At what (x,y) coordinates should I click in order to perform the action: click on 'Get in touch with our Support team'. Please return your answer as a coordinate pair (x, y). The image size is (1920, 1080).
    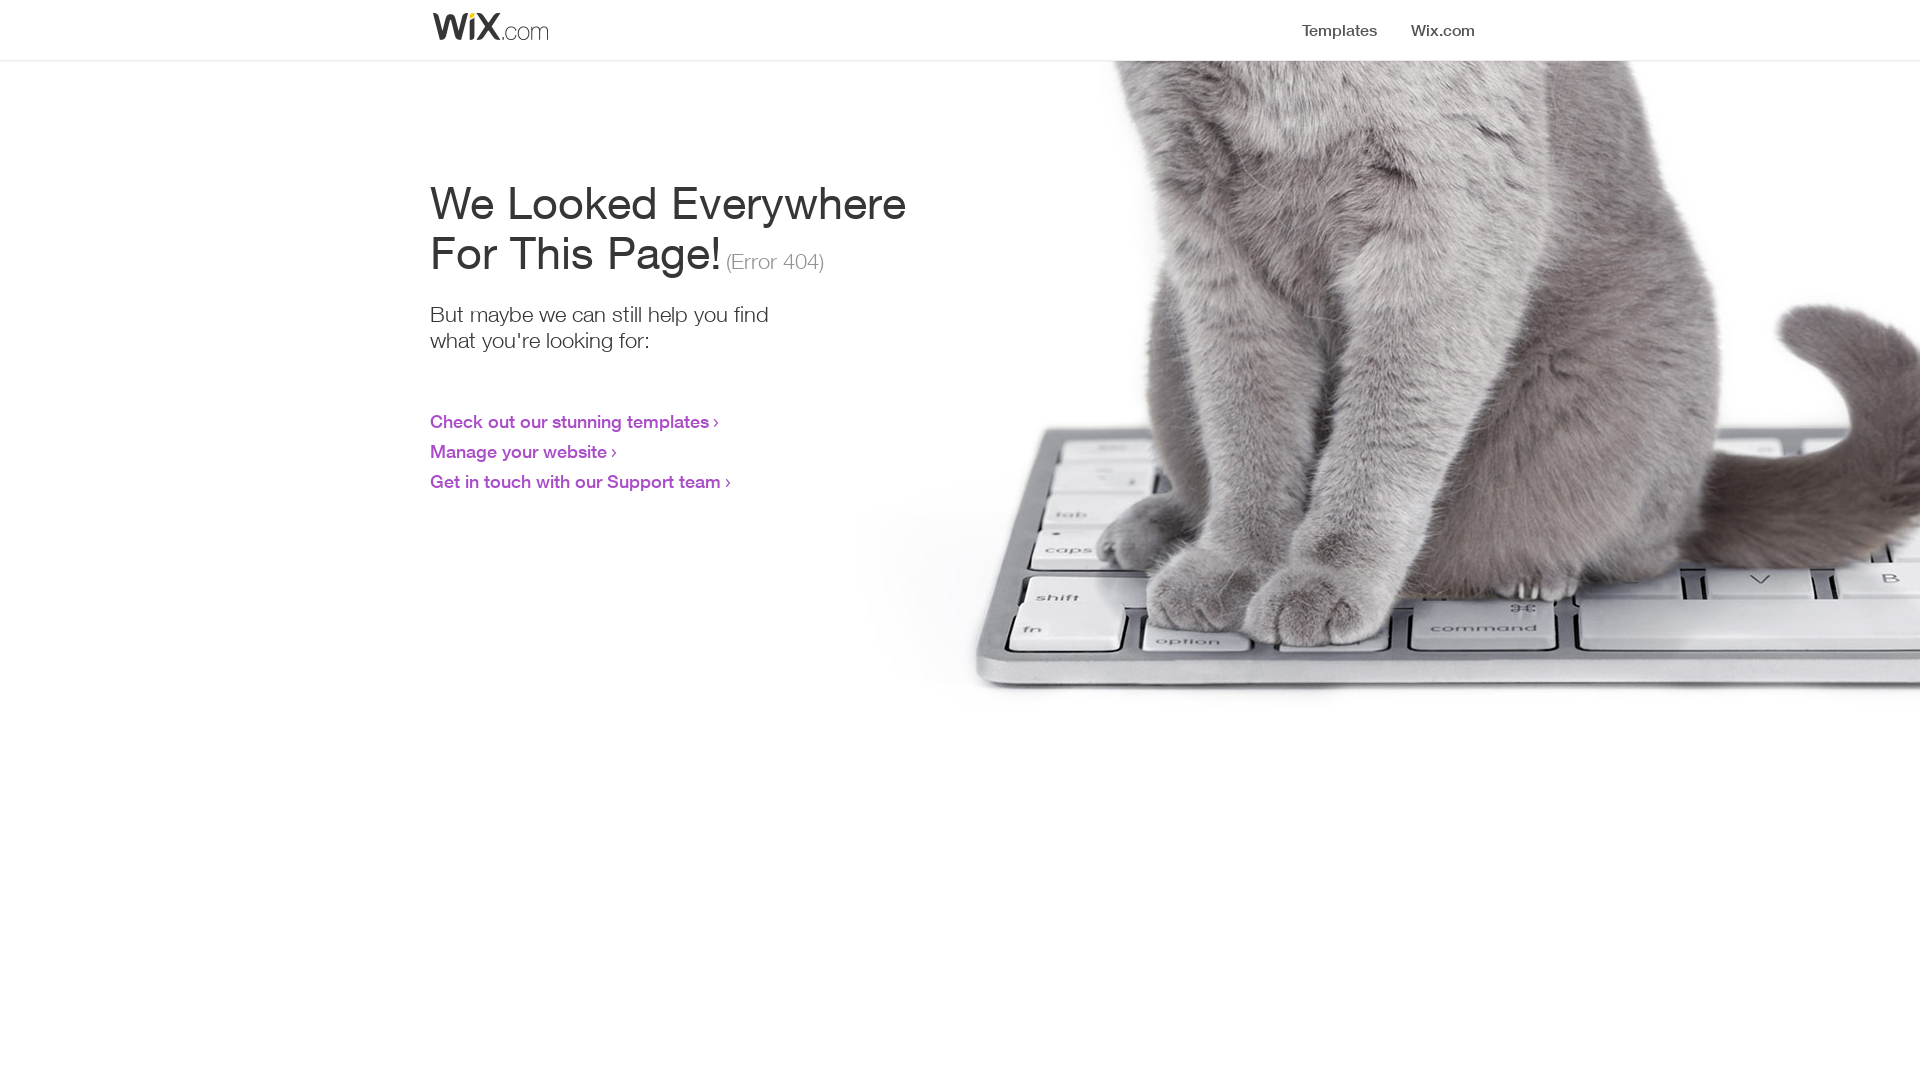
    Looking at the image, I should click on (574, 481).